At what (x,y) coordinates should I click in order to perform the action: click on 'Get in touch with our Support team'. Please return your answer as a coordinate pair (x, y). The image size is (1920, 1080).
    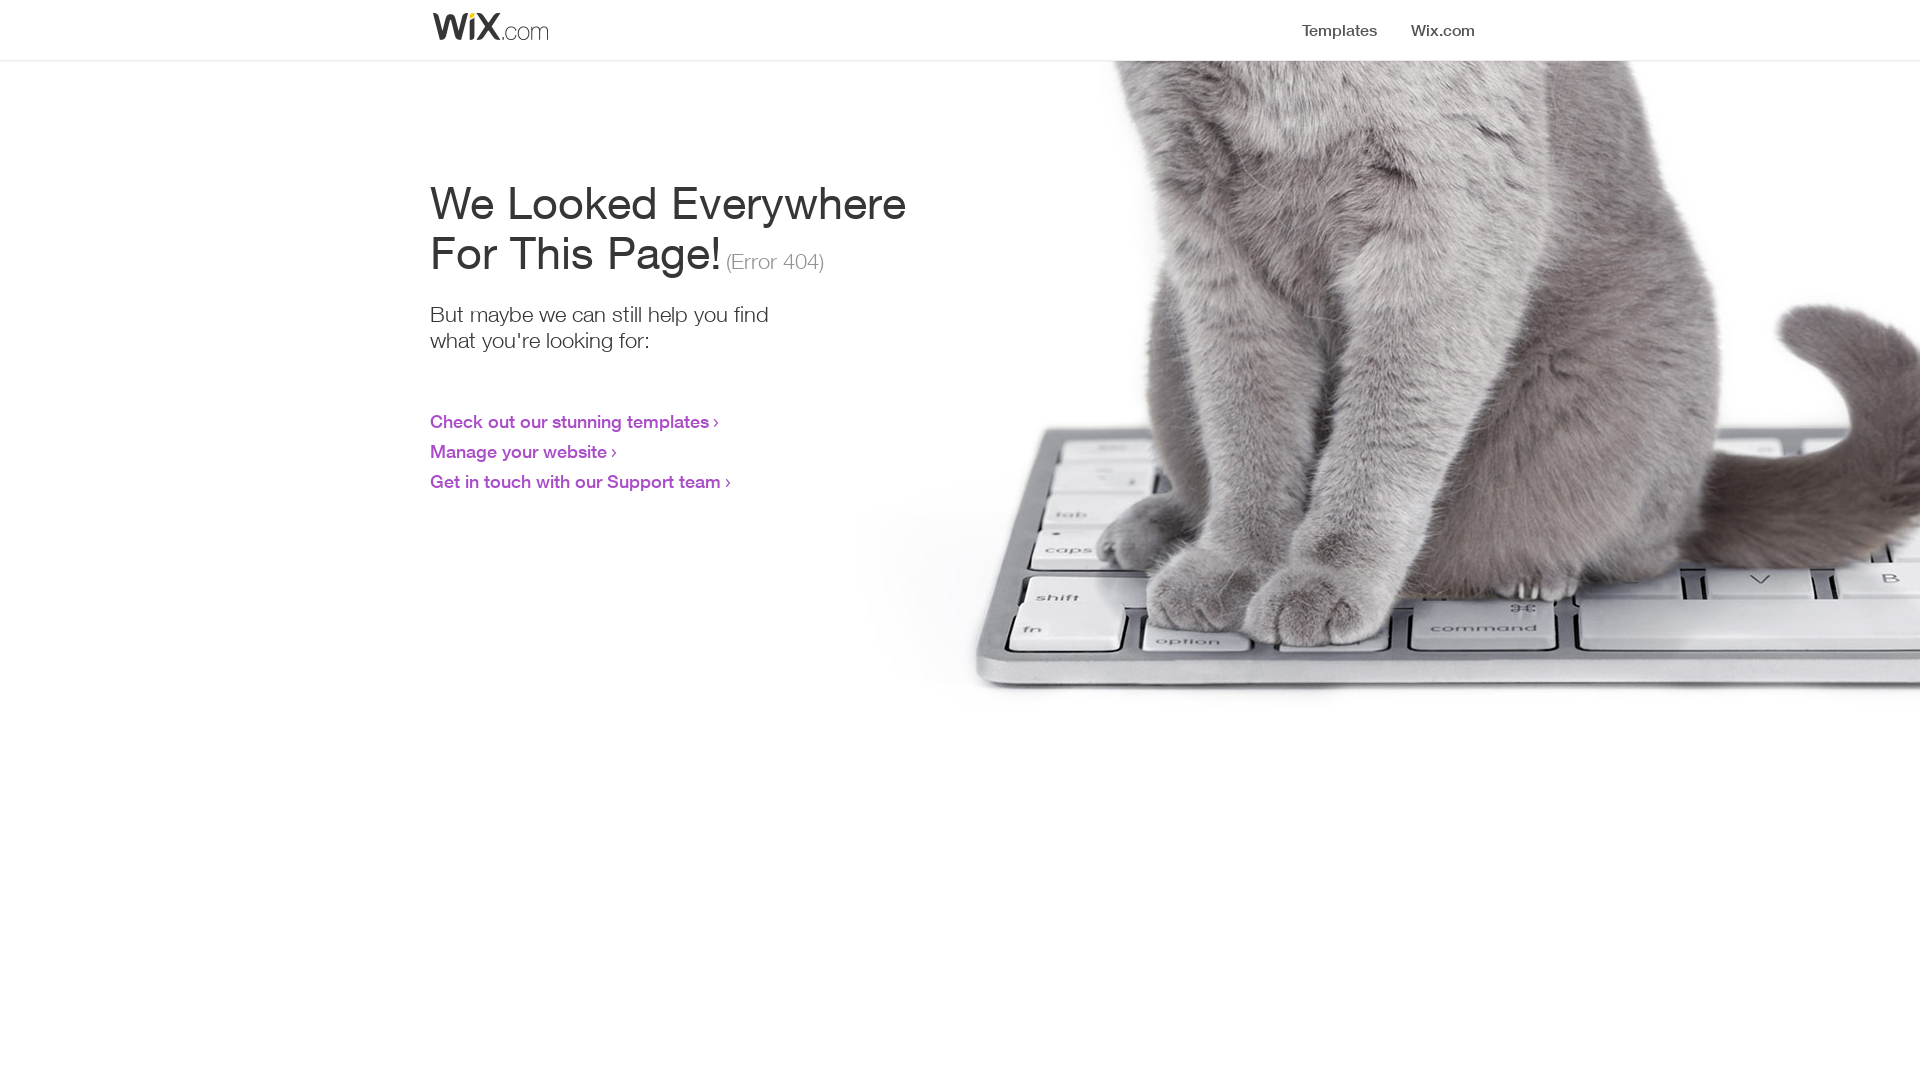
    Looking at the image, I should click on (574, 481).